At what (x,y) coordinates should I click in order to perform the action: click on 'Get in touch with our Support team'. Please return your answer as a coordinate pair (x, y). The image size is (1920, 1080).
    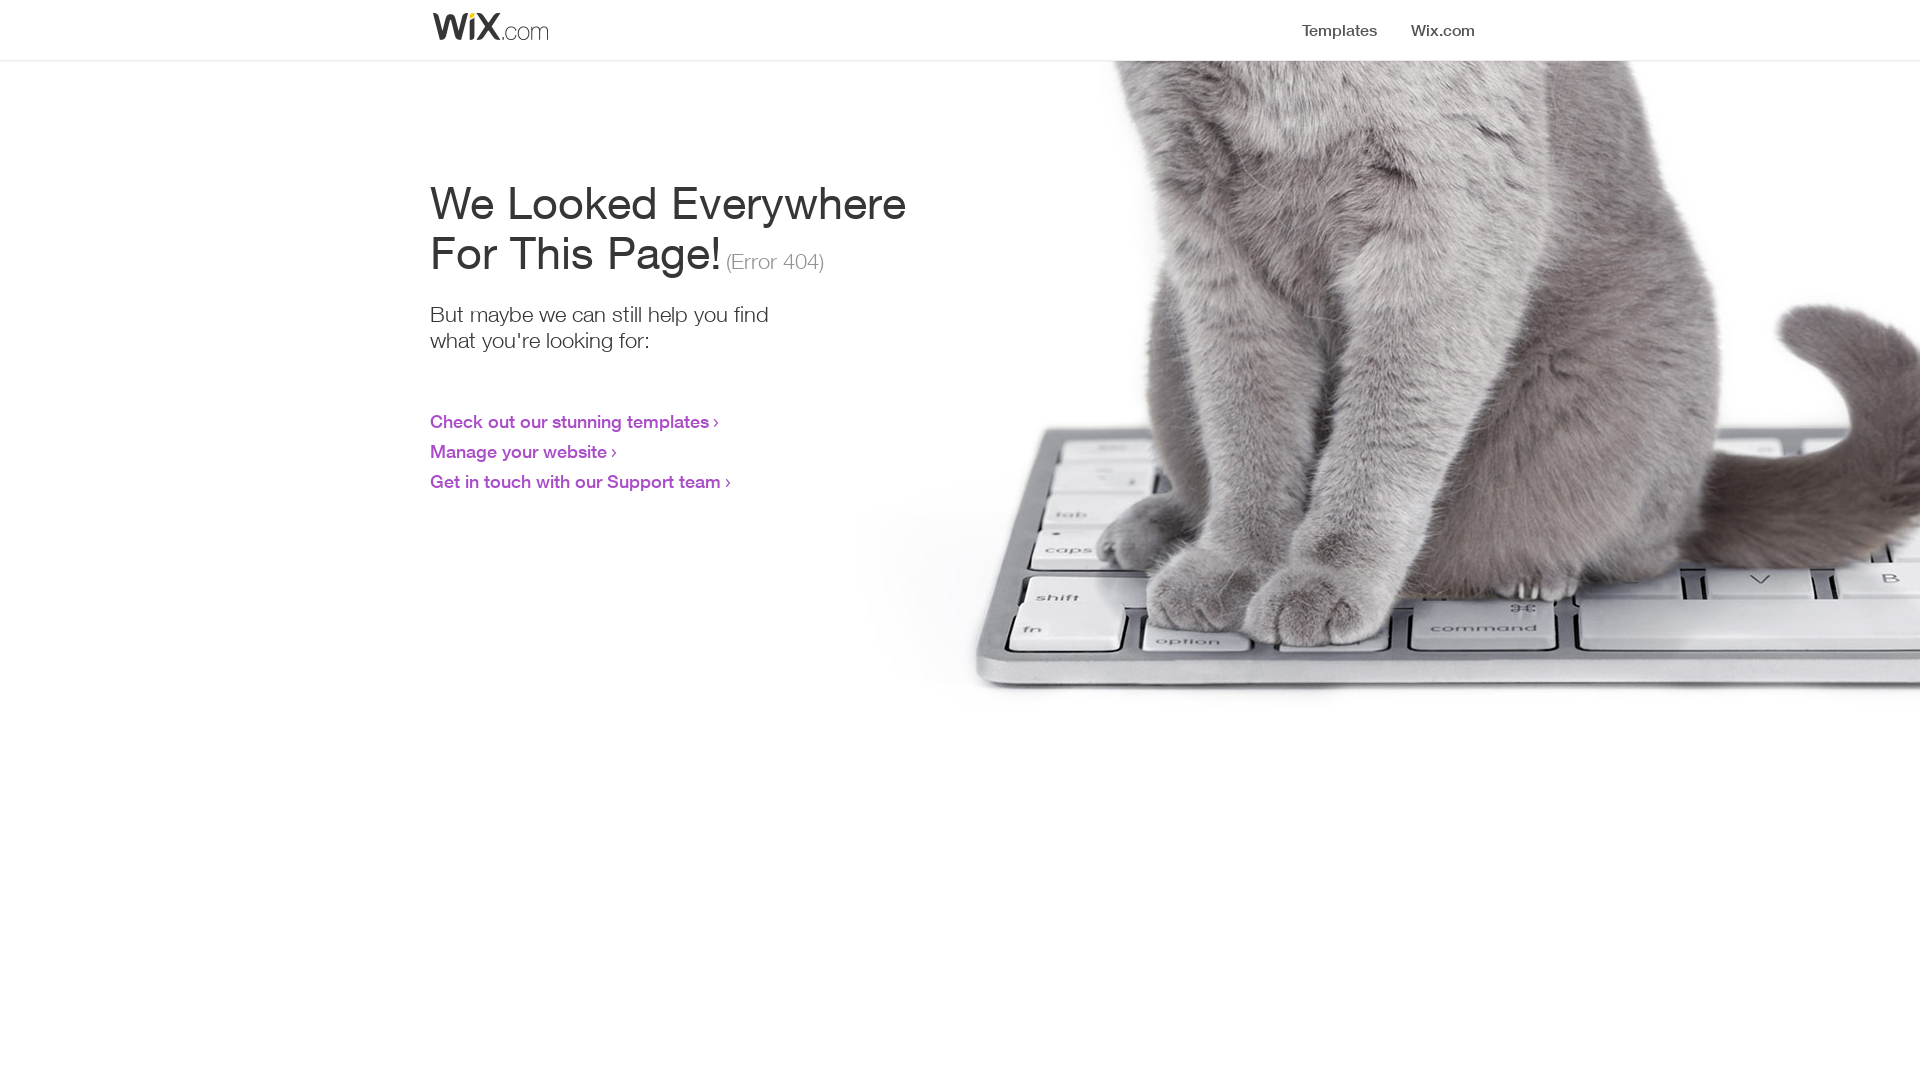
    Looking at the image, I should click on (574, 481).